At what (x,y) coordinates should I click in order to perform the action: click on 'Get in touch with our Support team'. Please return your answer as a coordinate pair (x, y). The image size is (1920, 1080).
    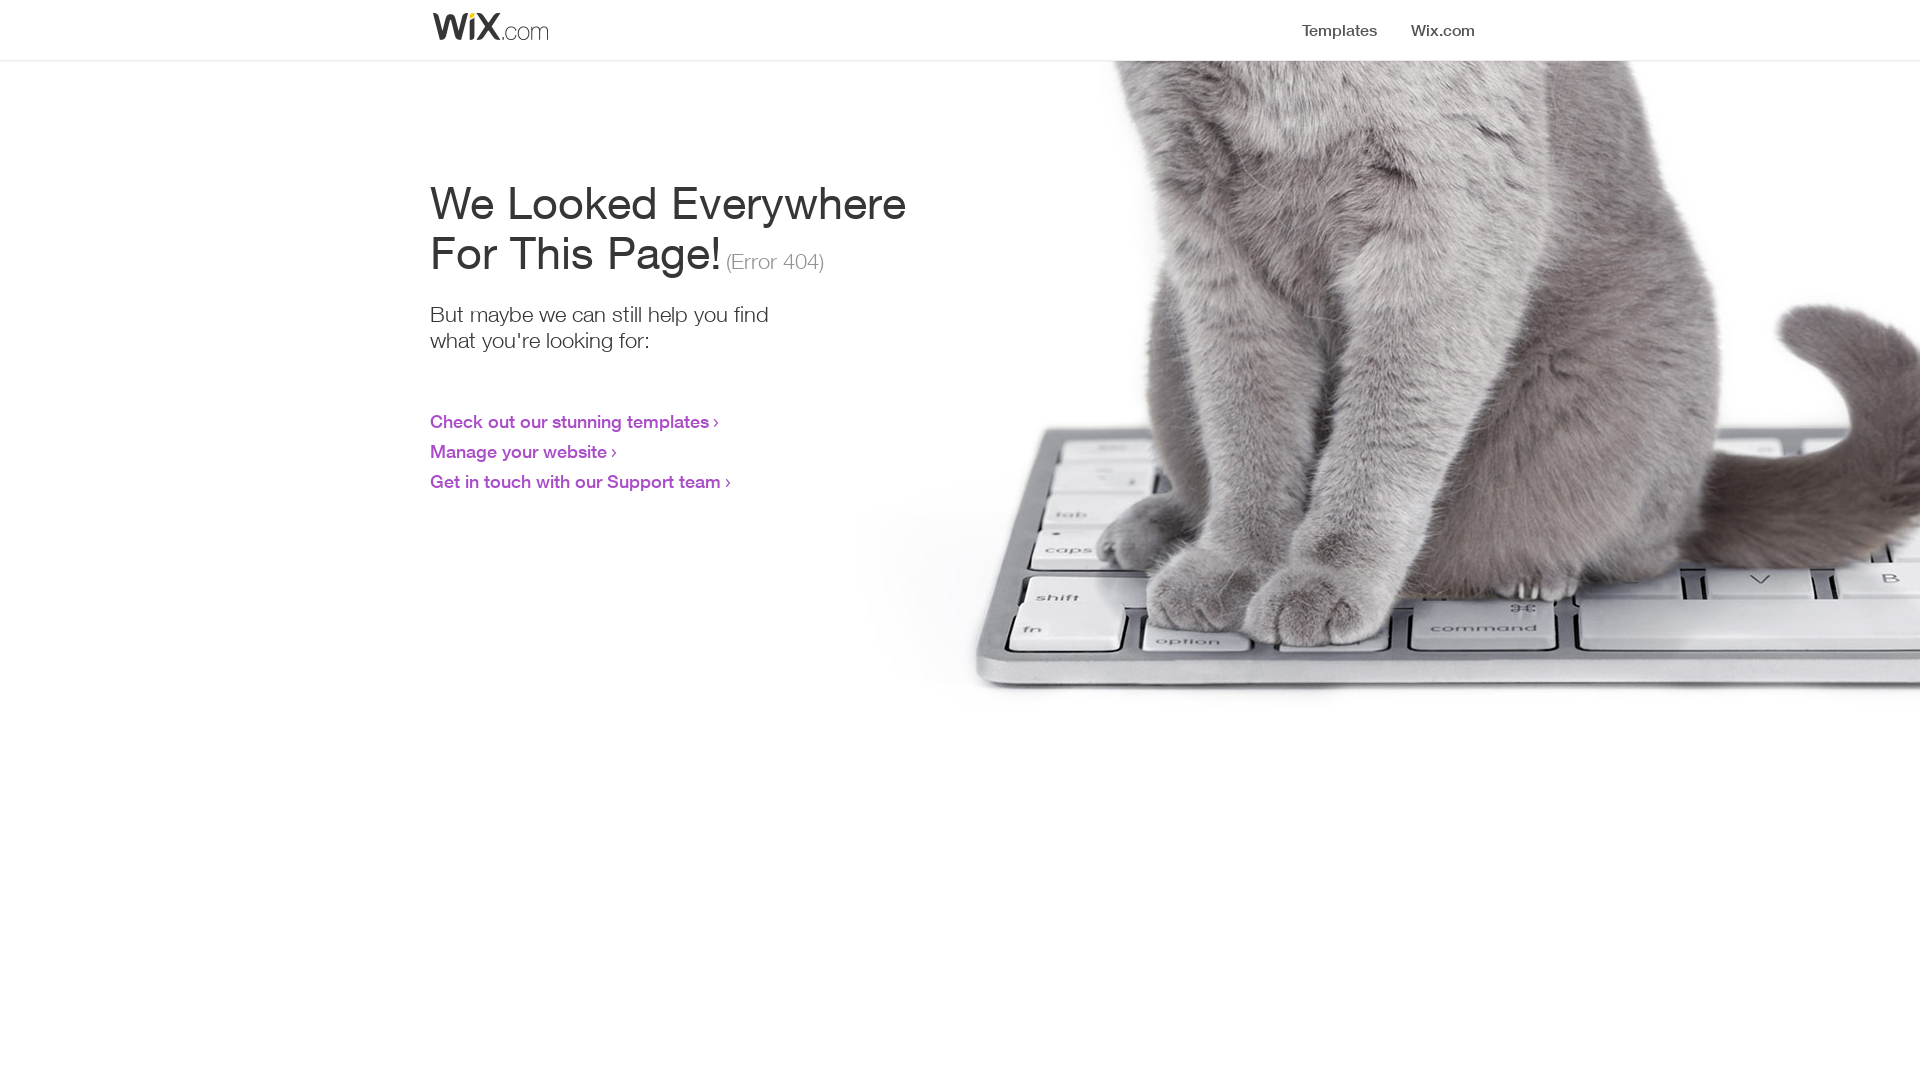
    Looking at the image, I should click on (574, 481).